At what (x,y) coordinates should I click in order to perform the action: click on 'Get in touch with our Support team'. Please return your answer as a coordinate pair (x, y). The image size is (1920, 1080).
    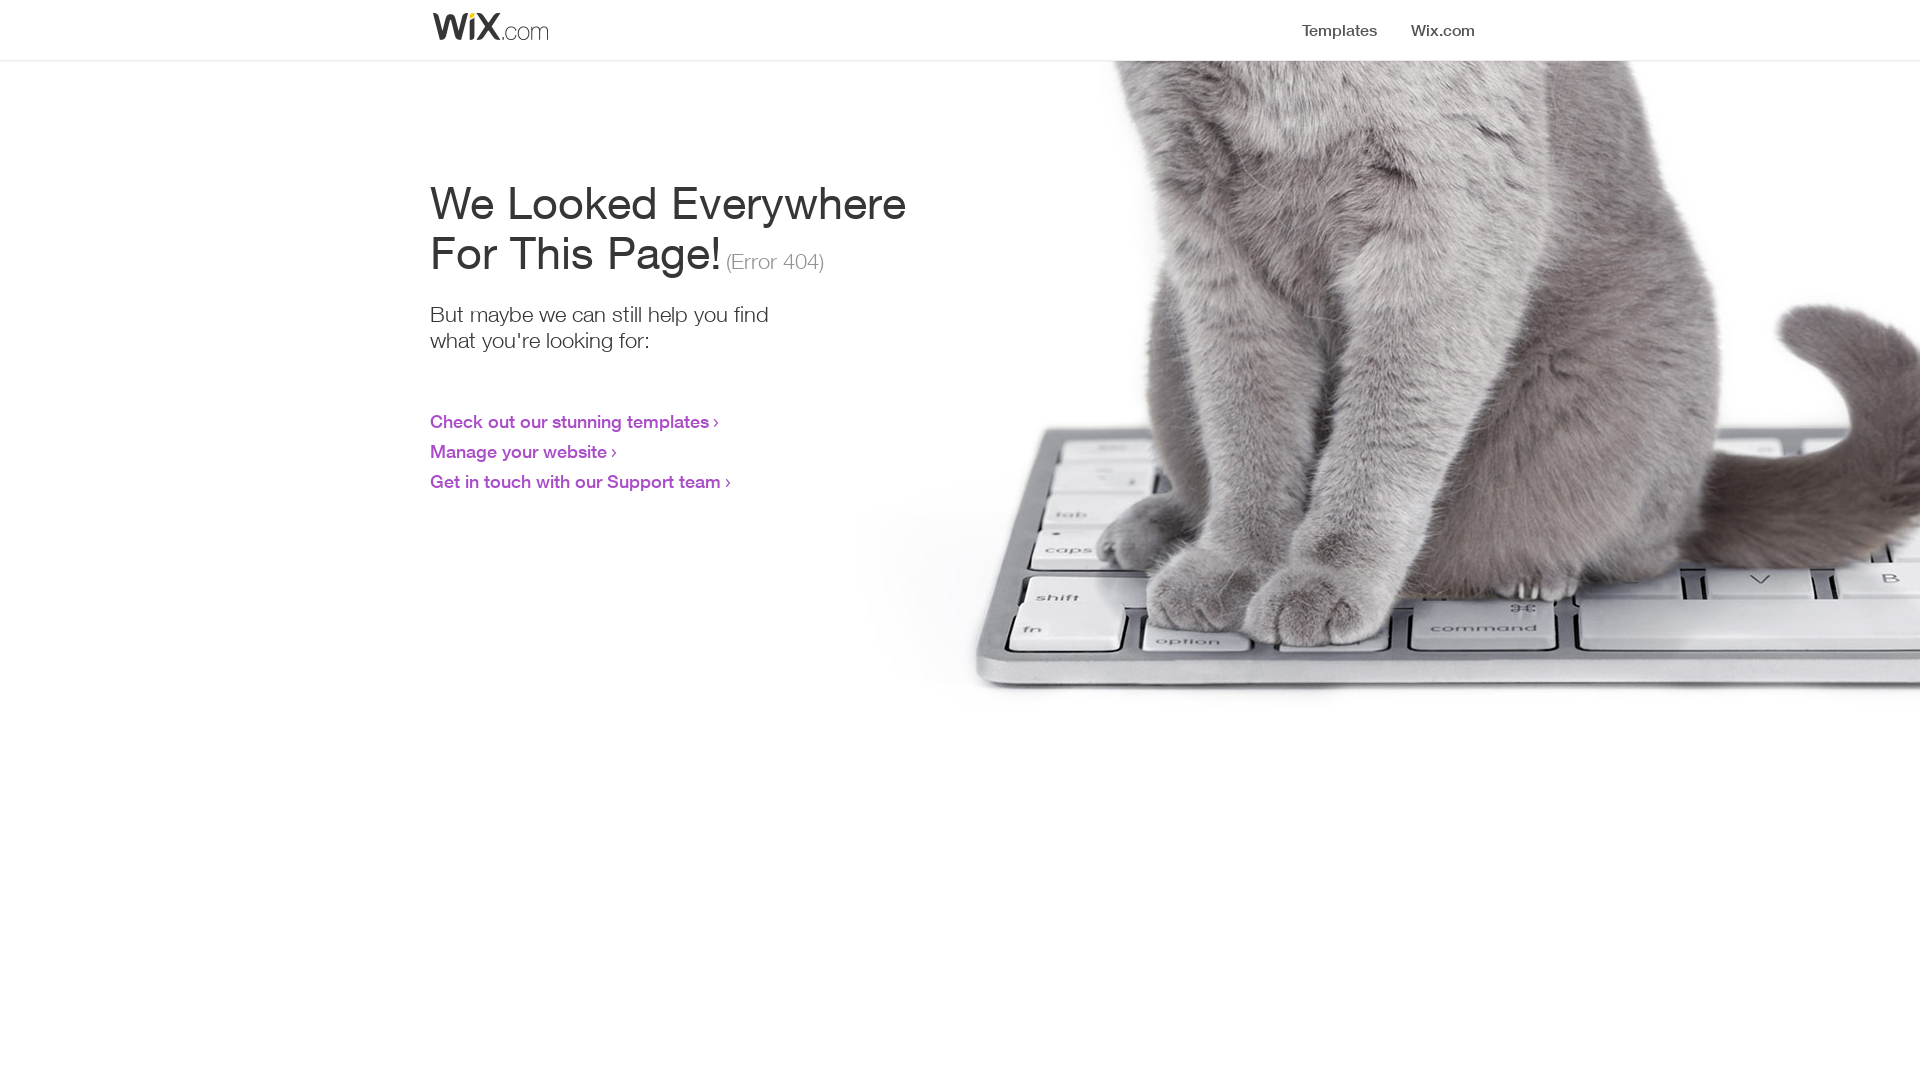
    Looking at the image, I should click on (574, 481).